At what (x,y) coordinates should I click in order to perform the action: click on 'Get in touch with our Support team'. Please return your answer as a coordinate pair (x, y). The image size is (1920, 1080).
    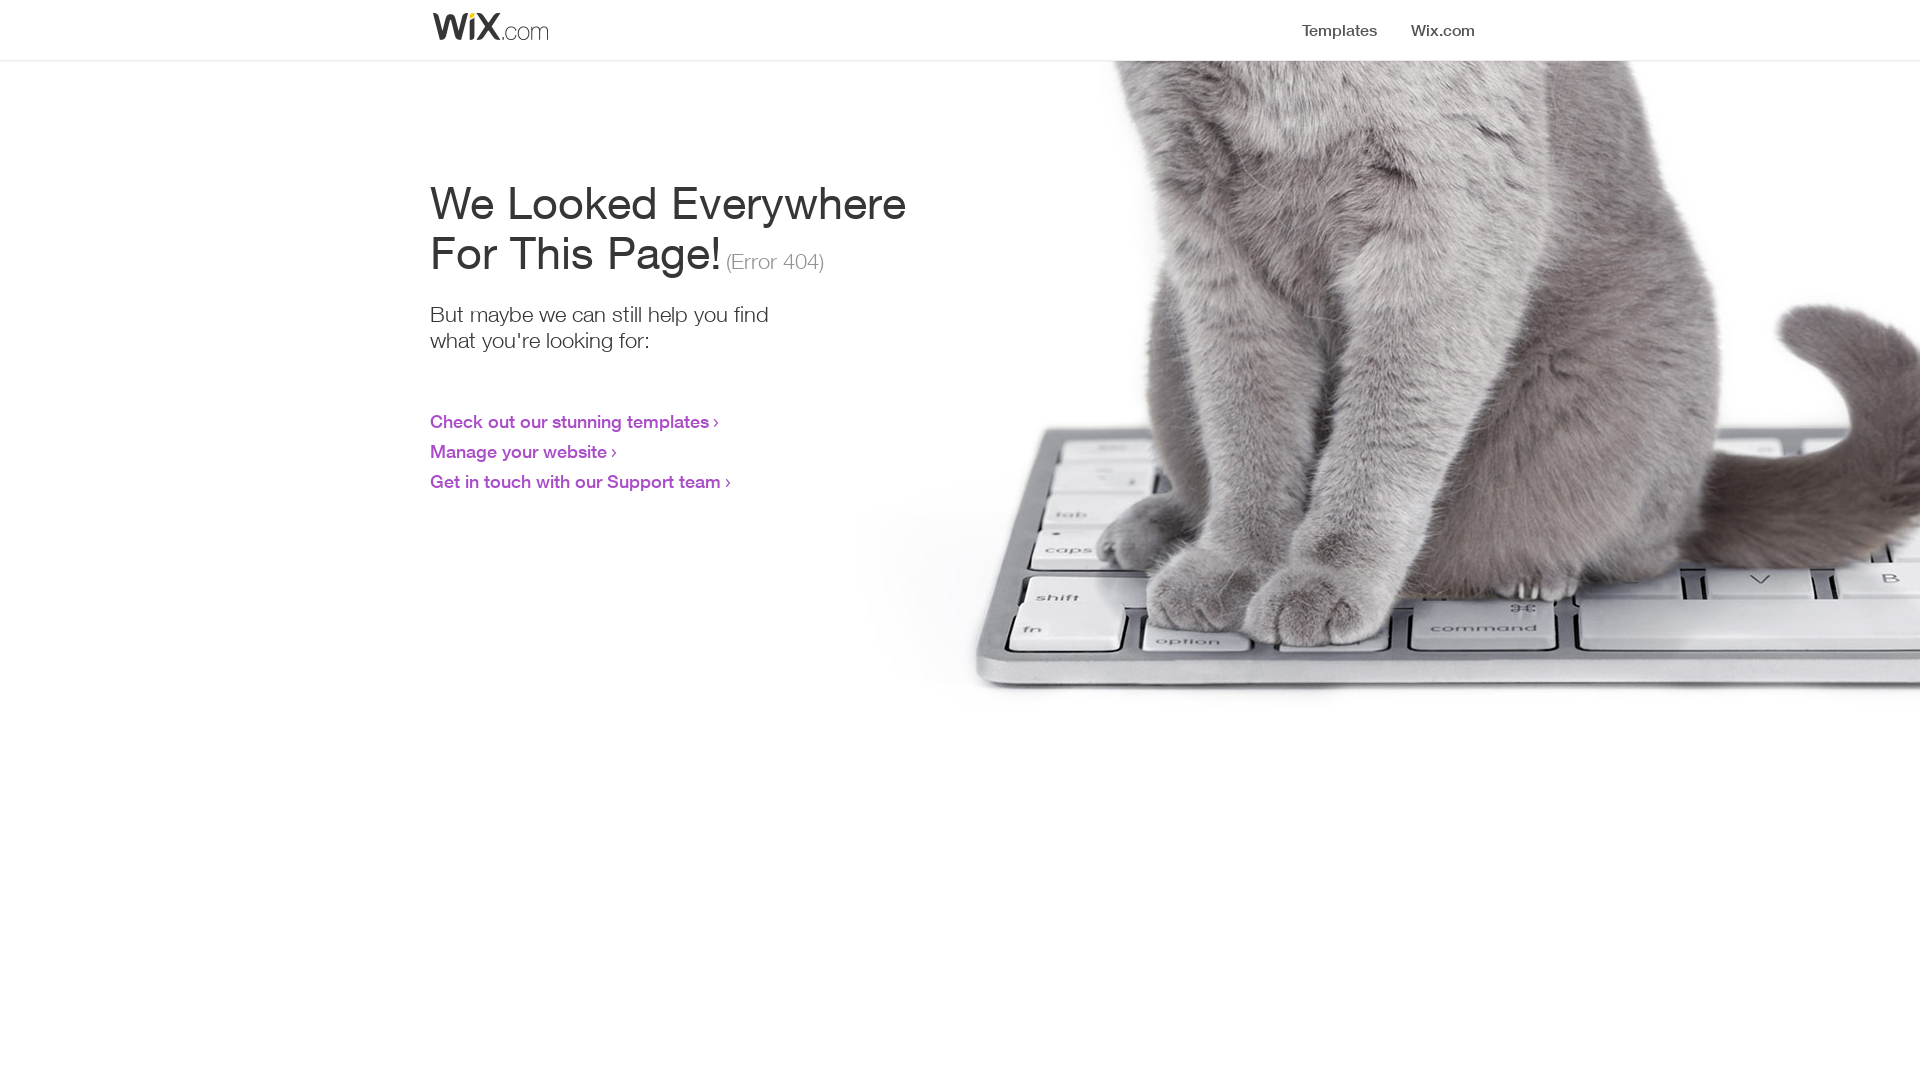
    Looking at the image, I should click on (574, 481).